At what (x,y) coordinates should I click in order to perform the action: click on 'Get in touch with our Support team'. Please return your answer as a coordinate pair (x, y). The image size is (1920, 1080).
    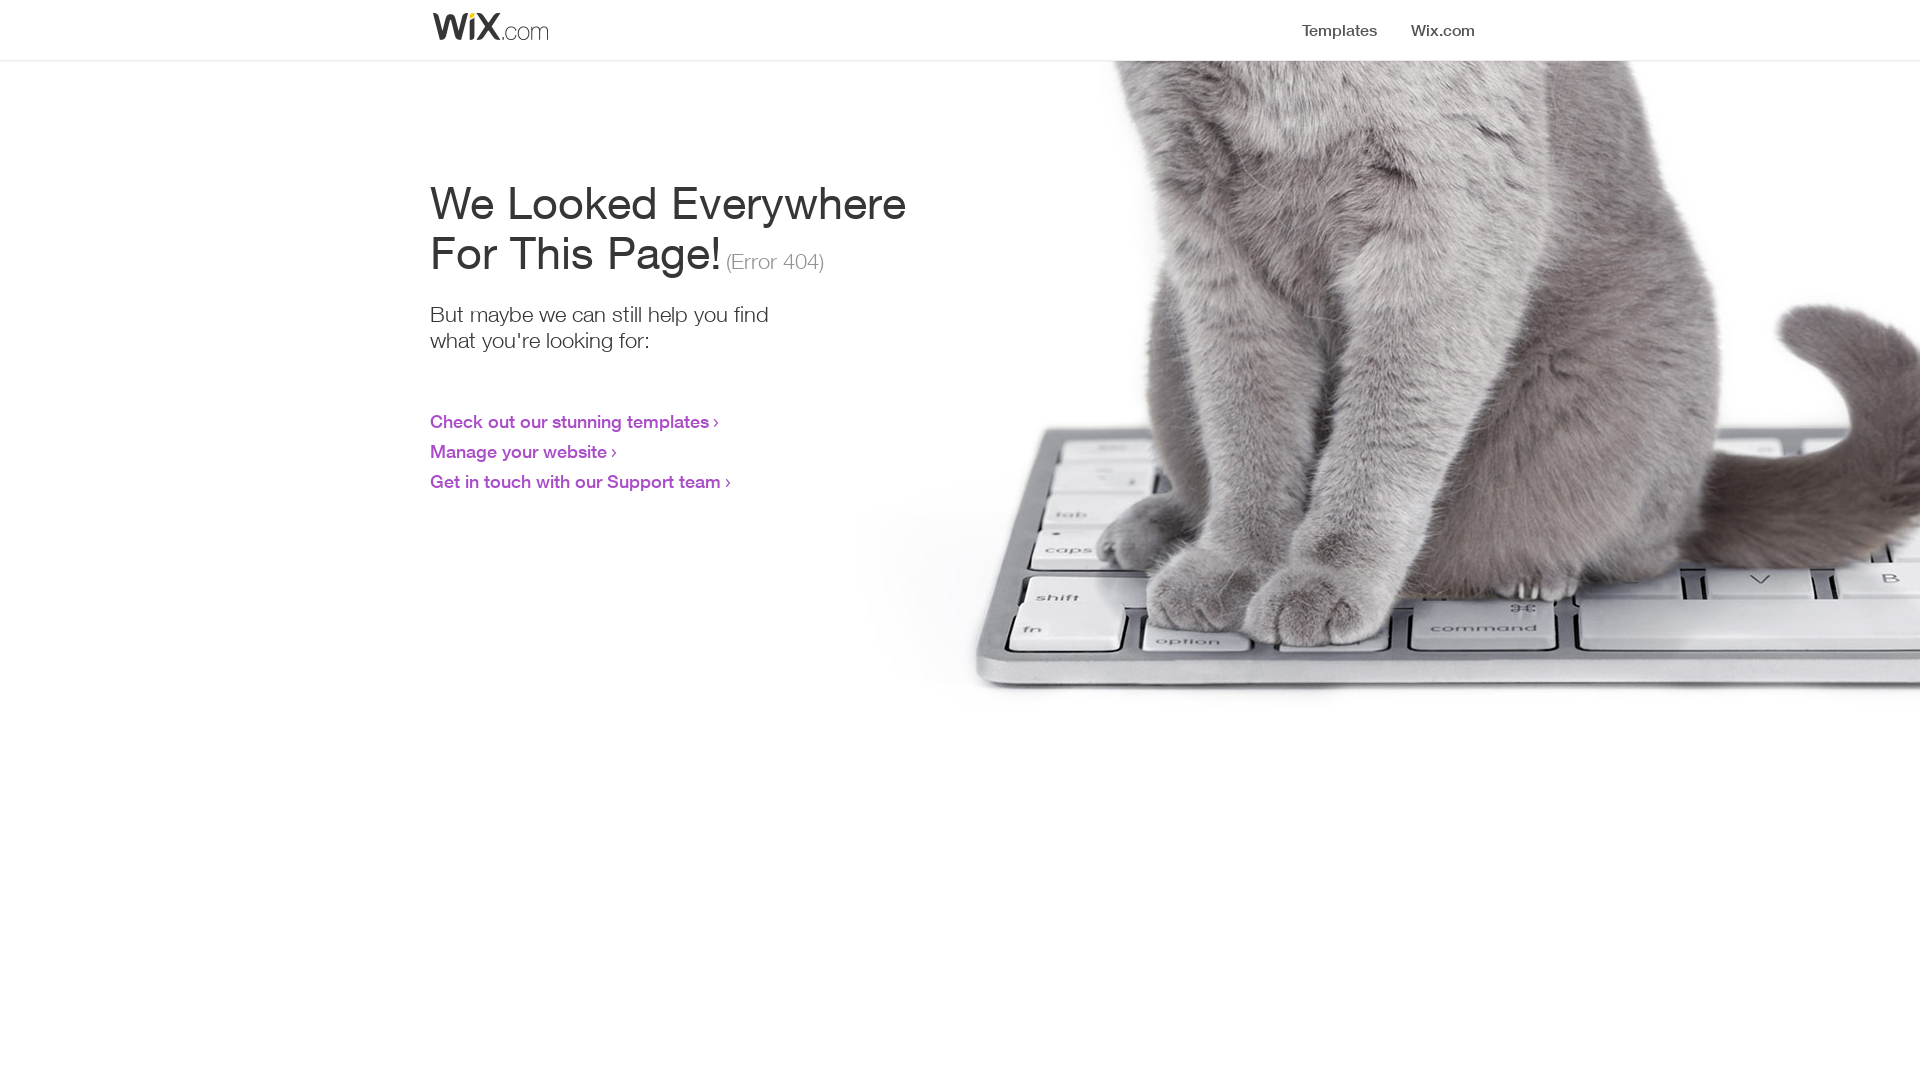
    Looking at the image, I should click on (574, 481).